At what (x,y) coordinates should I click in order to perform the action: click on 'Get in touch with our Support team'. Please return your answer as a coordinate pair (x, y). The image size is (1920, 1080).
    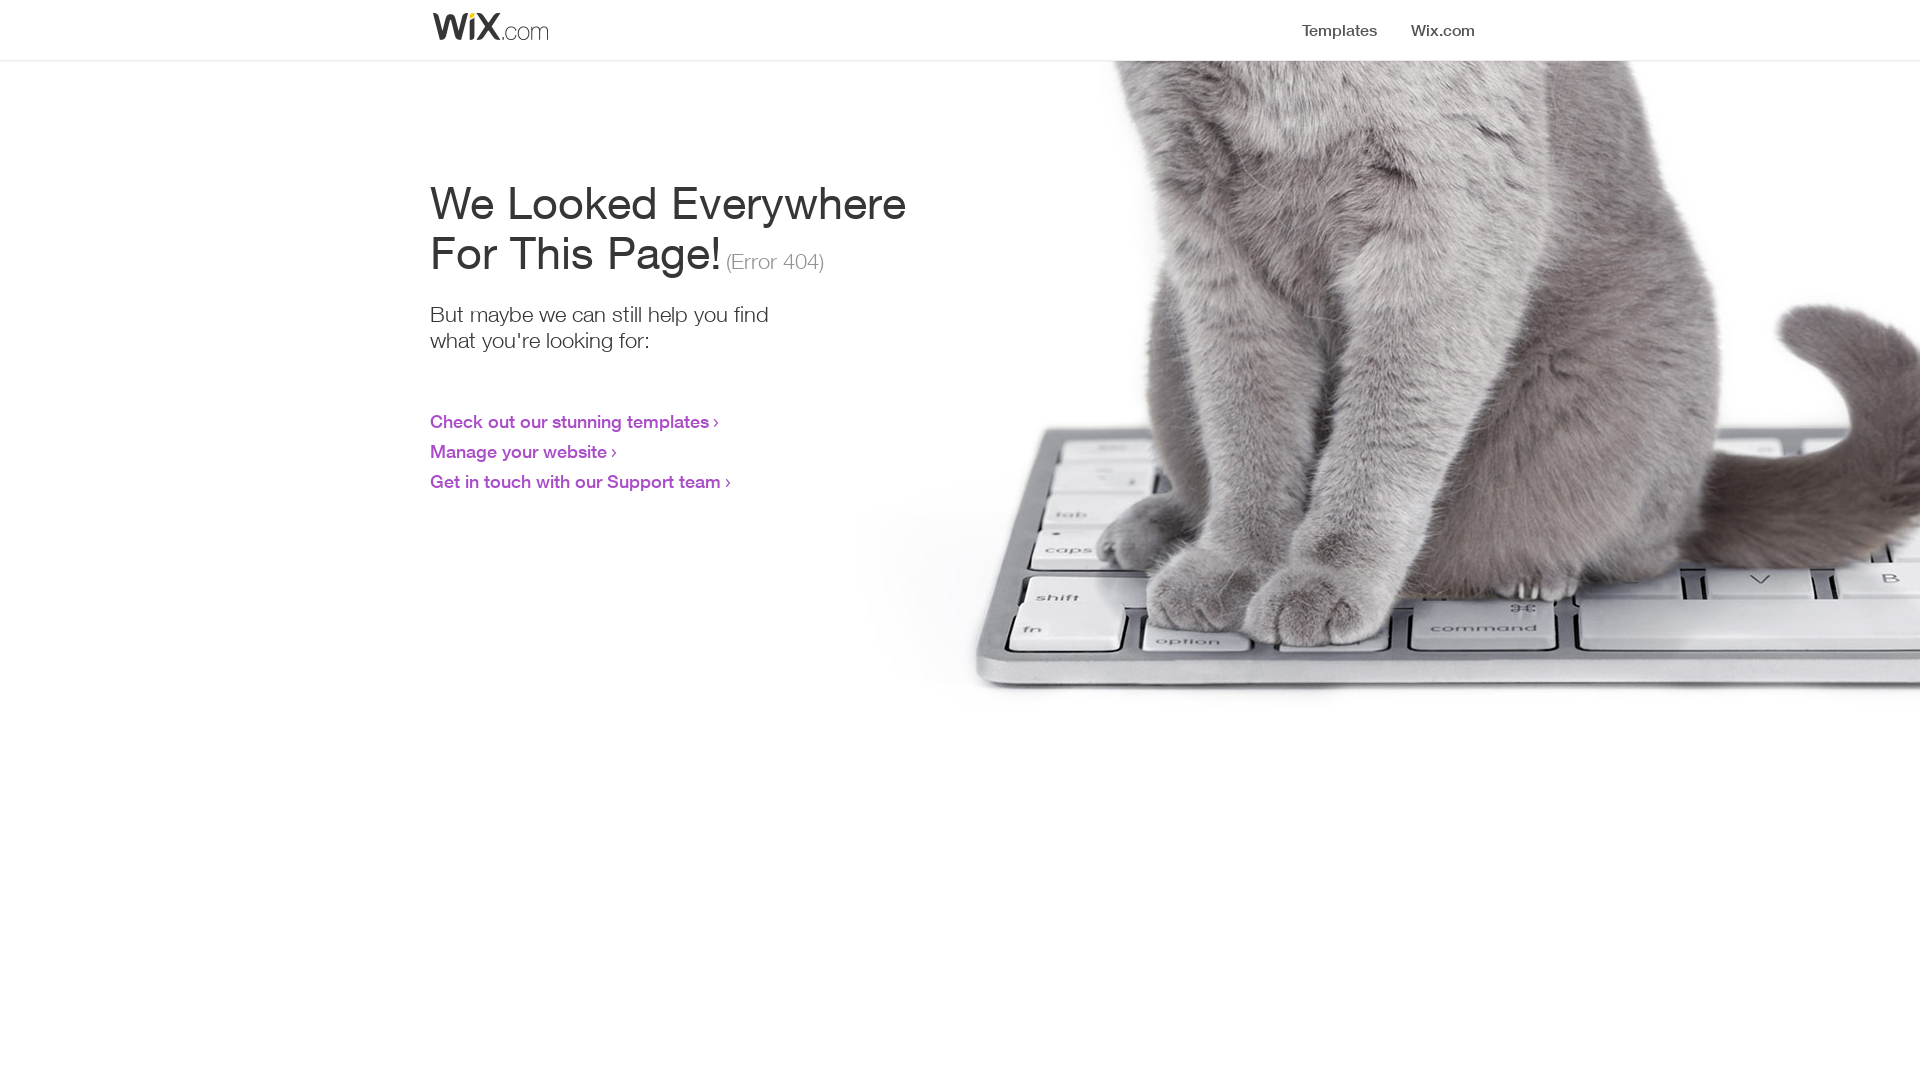
    Looking at the image, I should click on (574, 481).